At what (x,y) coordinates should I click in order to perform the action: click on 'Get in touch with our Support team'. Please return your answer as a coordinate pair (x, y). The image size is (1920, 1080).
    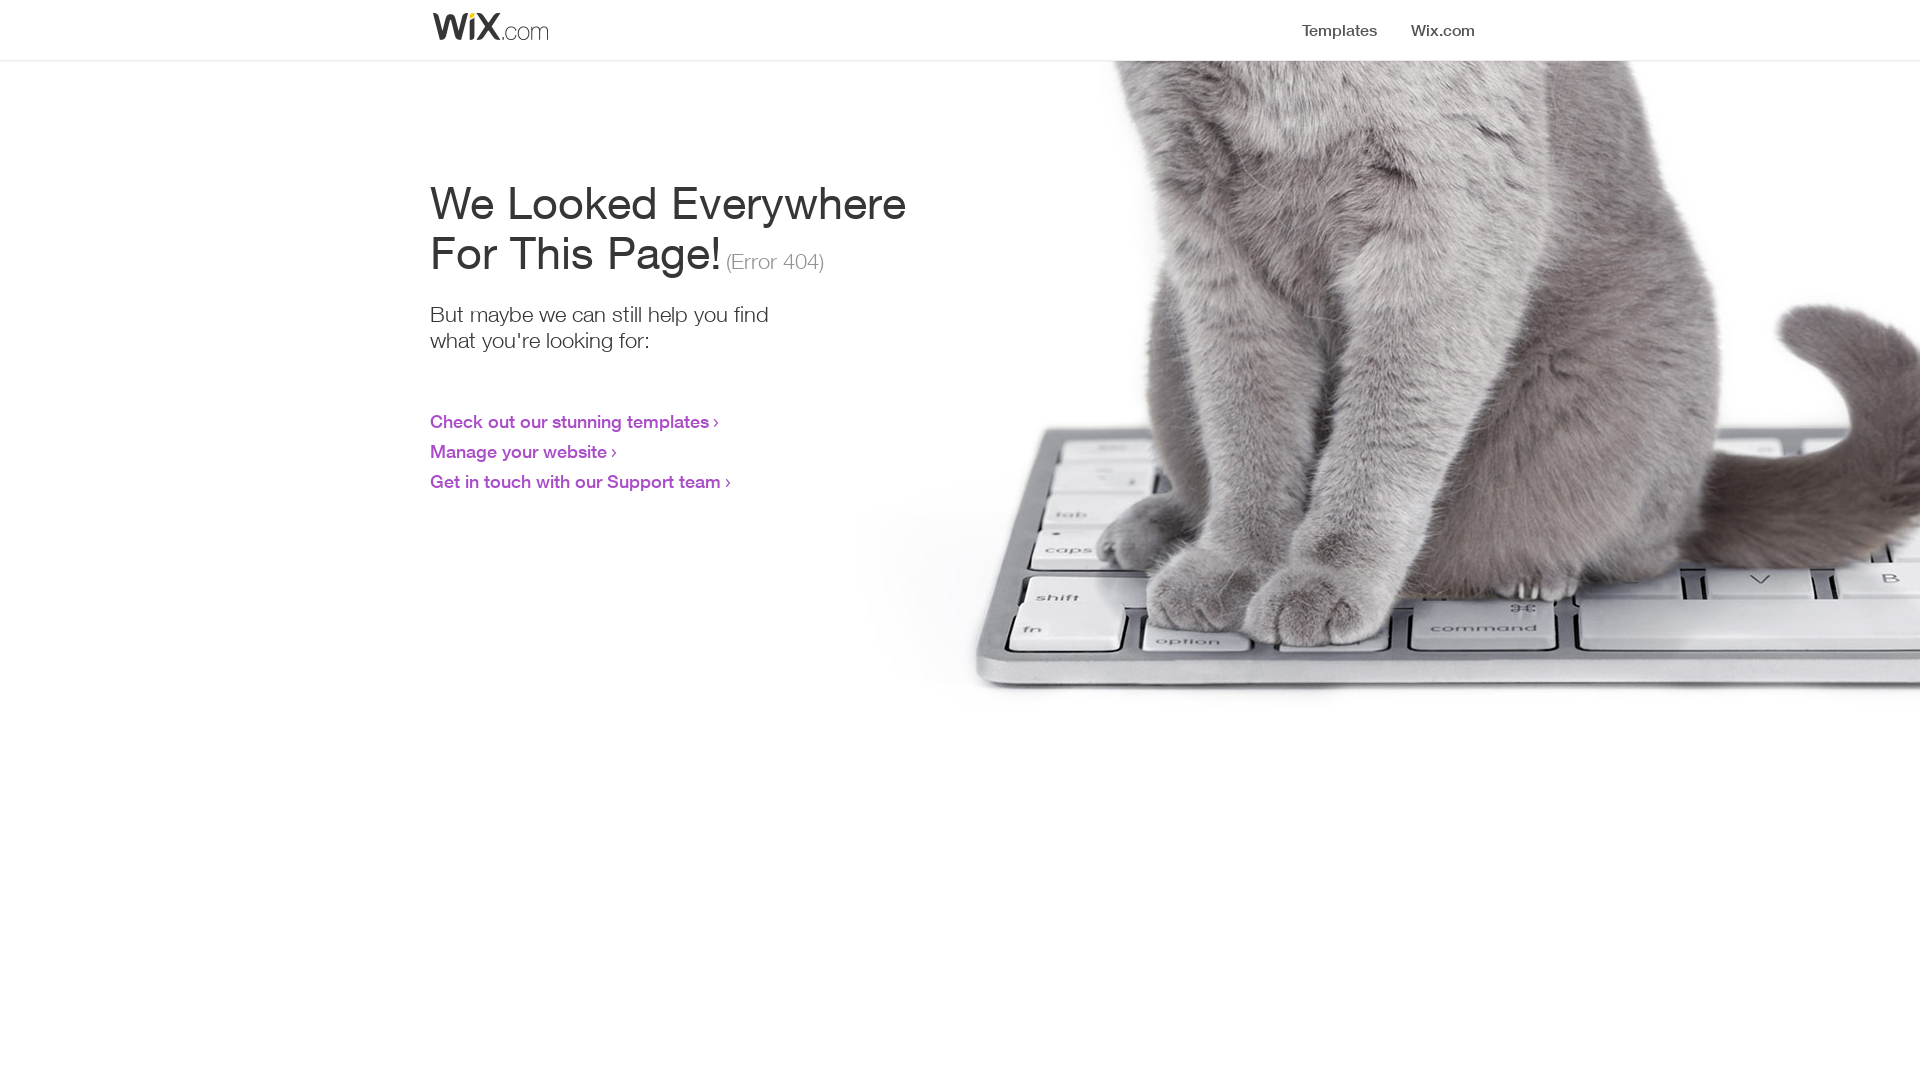
    Looking at the image, I should click on (574, 481).